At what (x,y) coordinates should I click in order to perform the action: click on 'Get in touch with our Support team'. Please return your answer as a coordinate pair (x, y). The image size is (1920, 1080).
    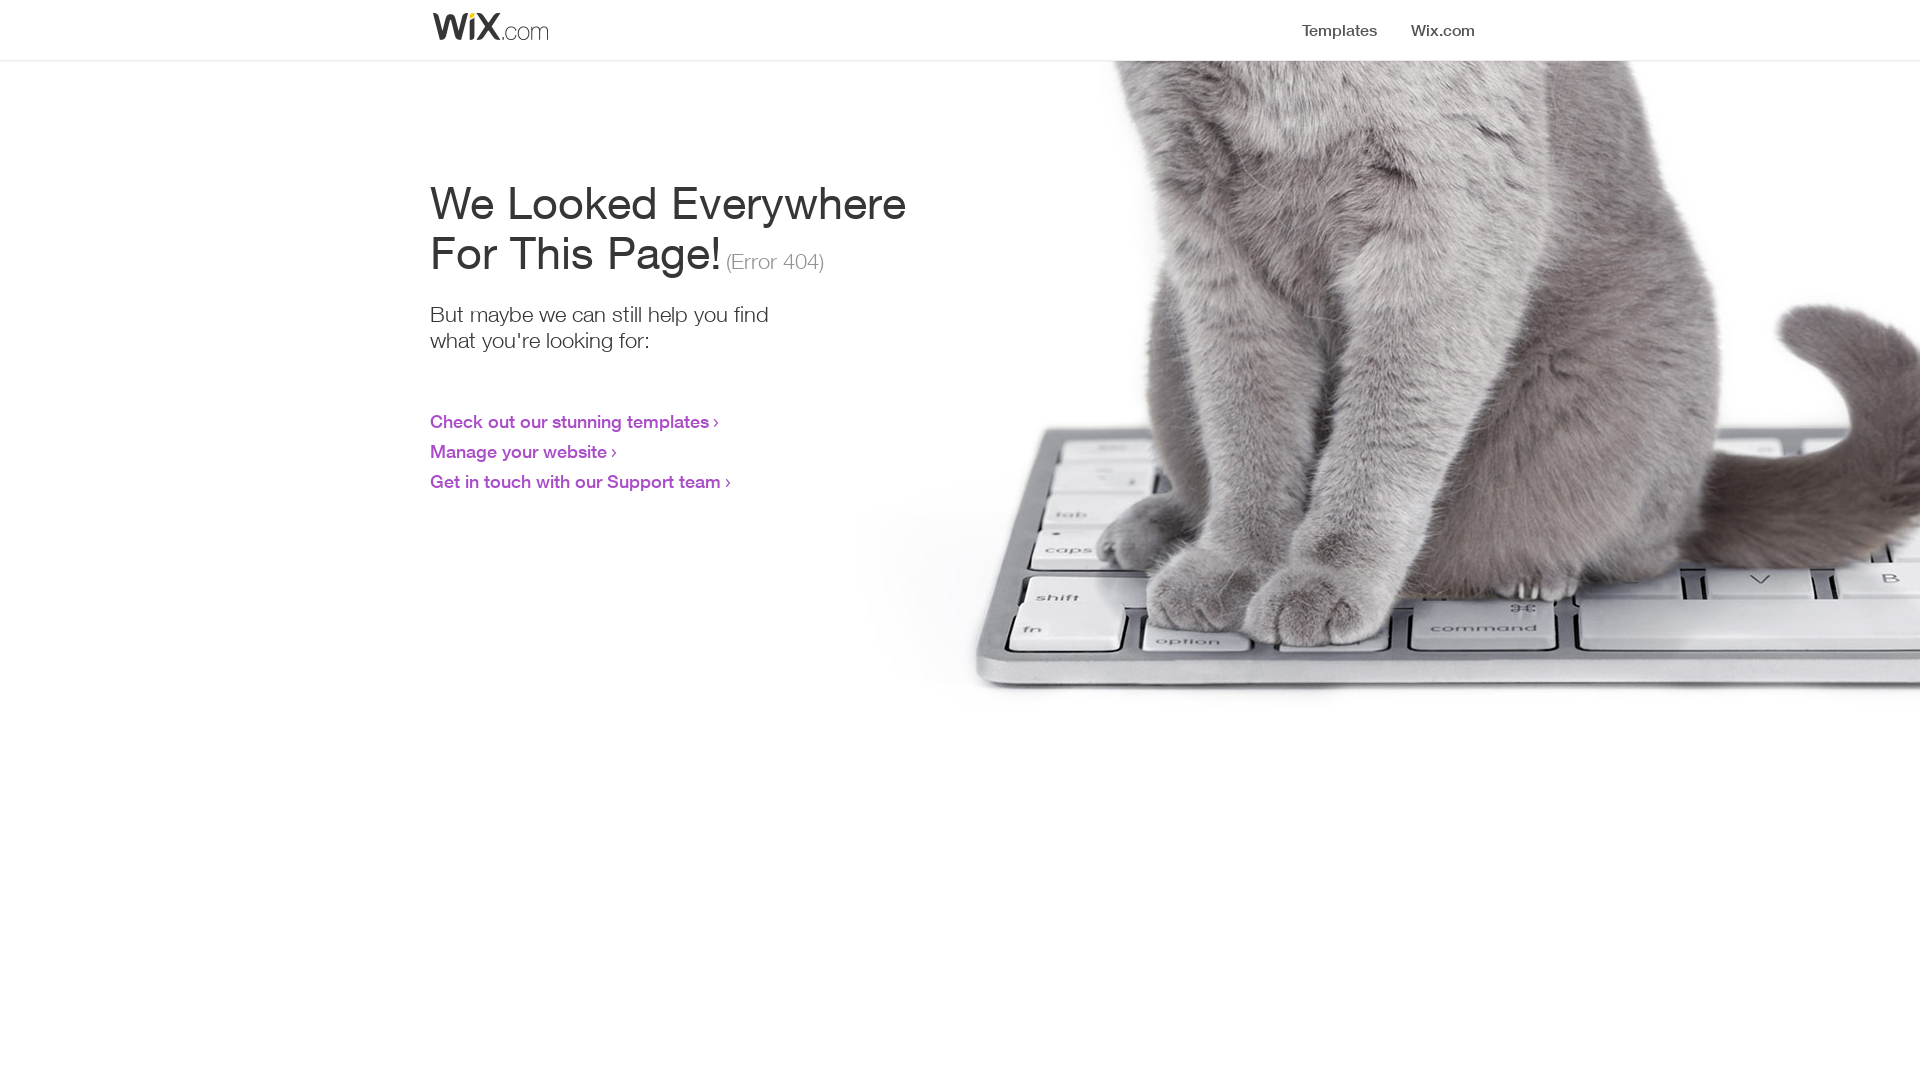
    Looking at the image, I should click on (574, 481).